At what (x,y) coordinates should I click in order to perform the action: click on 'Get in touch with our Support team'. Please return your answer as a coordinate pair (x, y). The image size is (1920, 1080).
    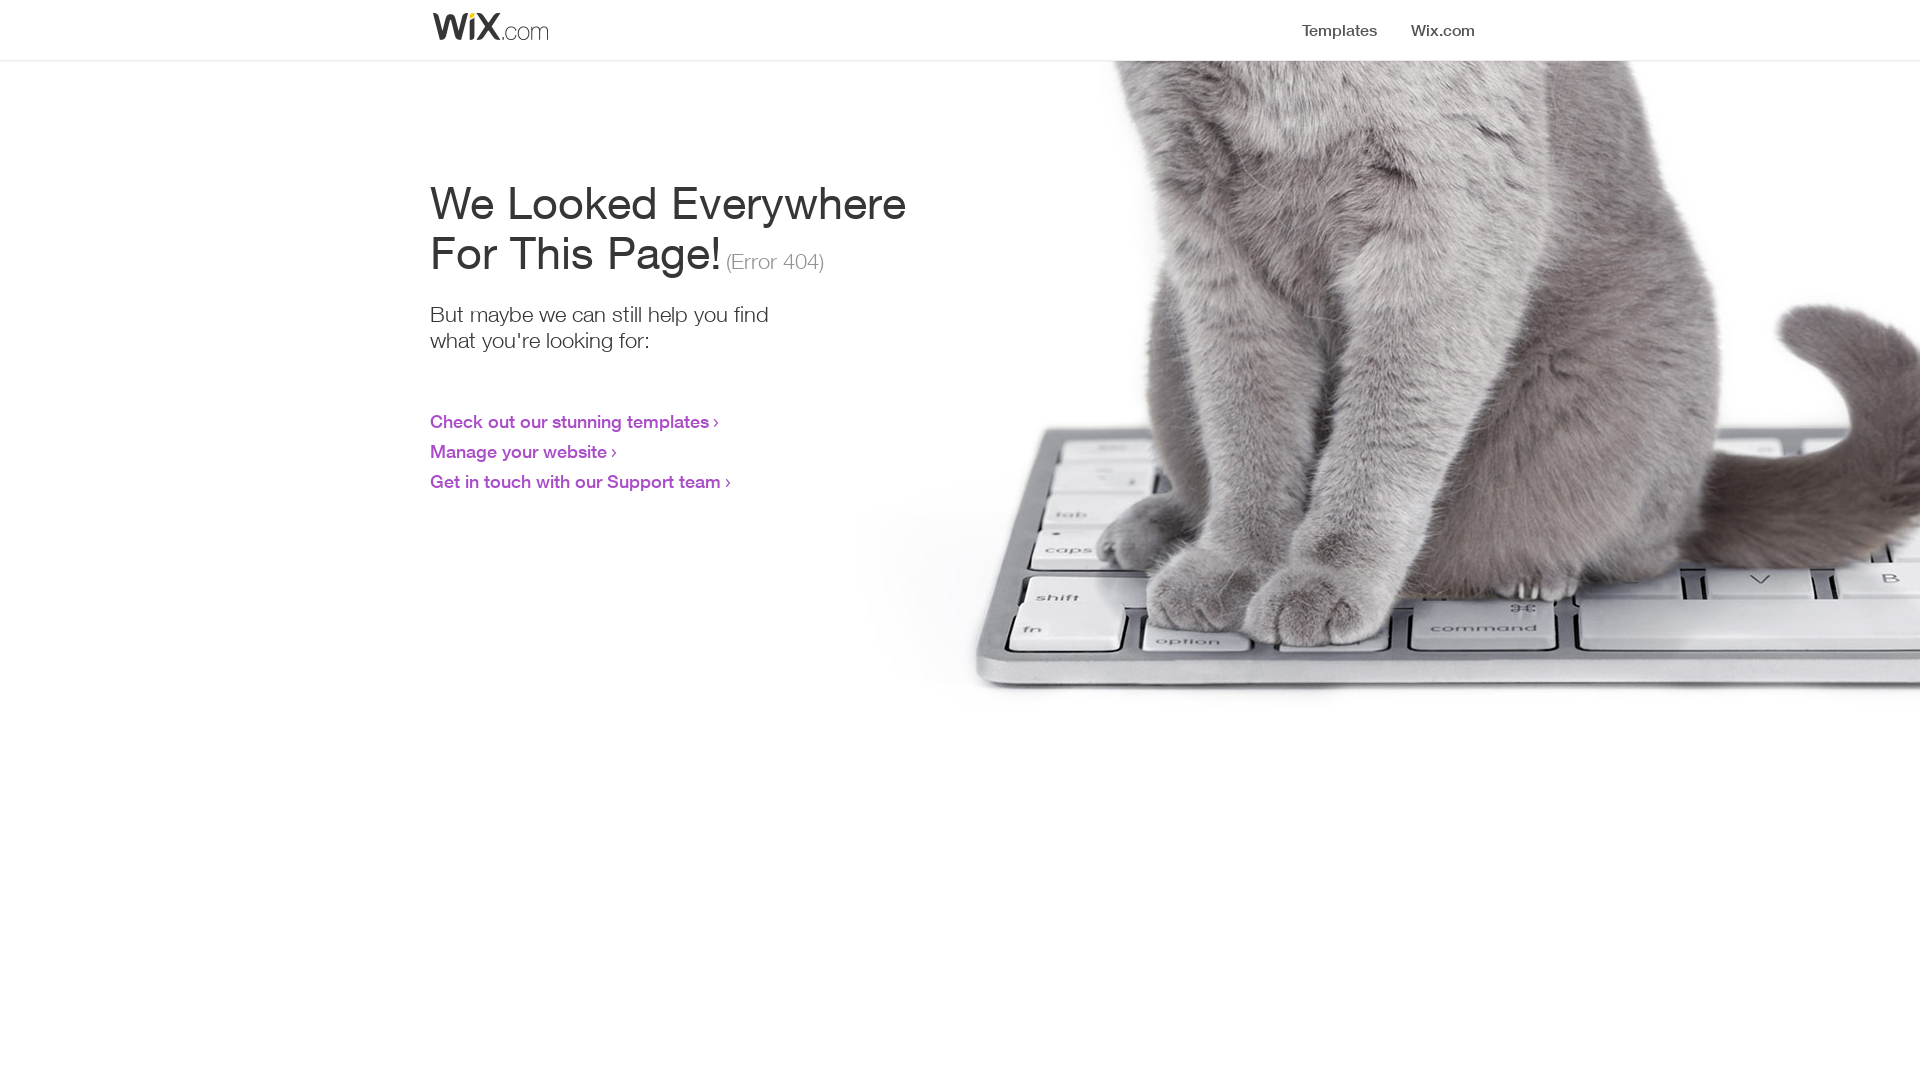
    Looking at the image, I should click on (574, 481).